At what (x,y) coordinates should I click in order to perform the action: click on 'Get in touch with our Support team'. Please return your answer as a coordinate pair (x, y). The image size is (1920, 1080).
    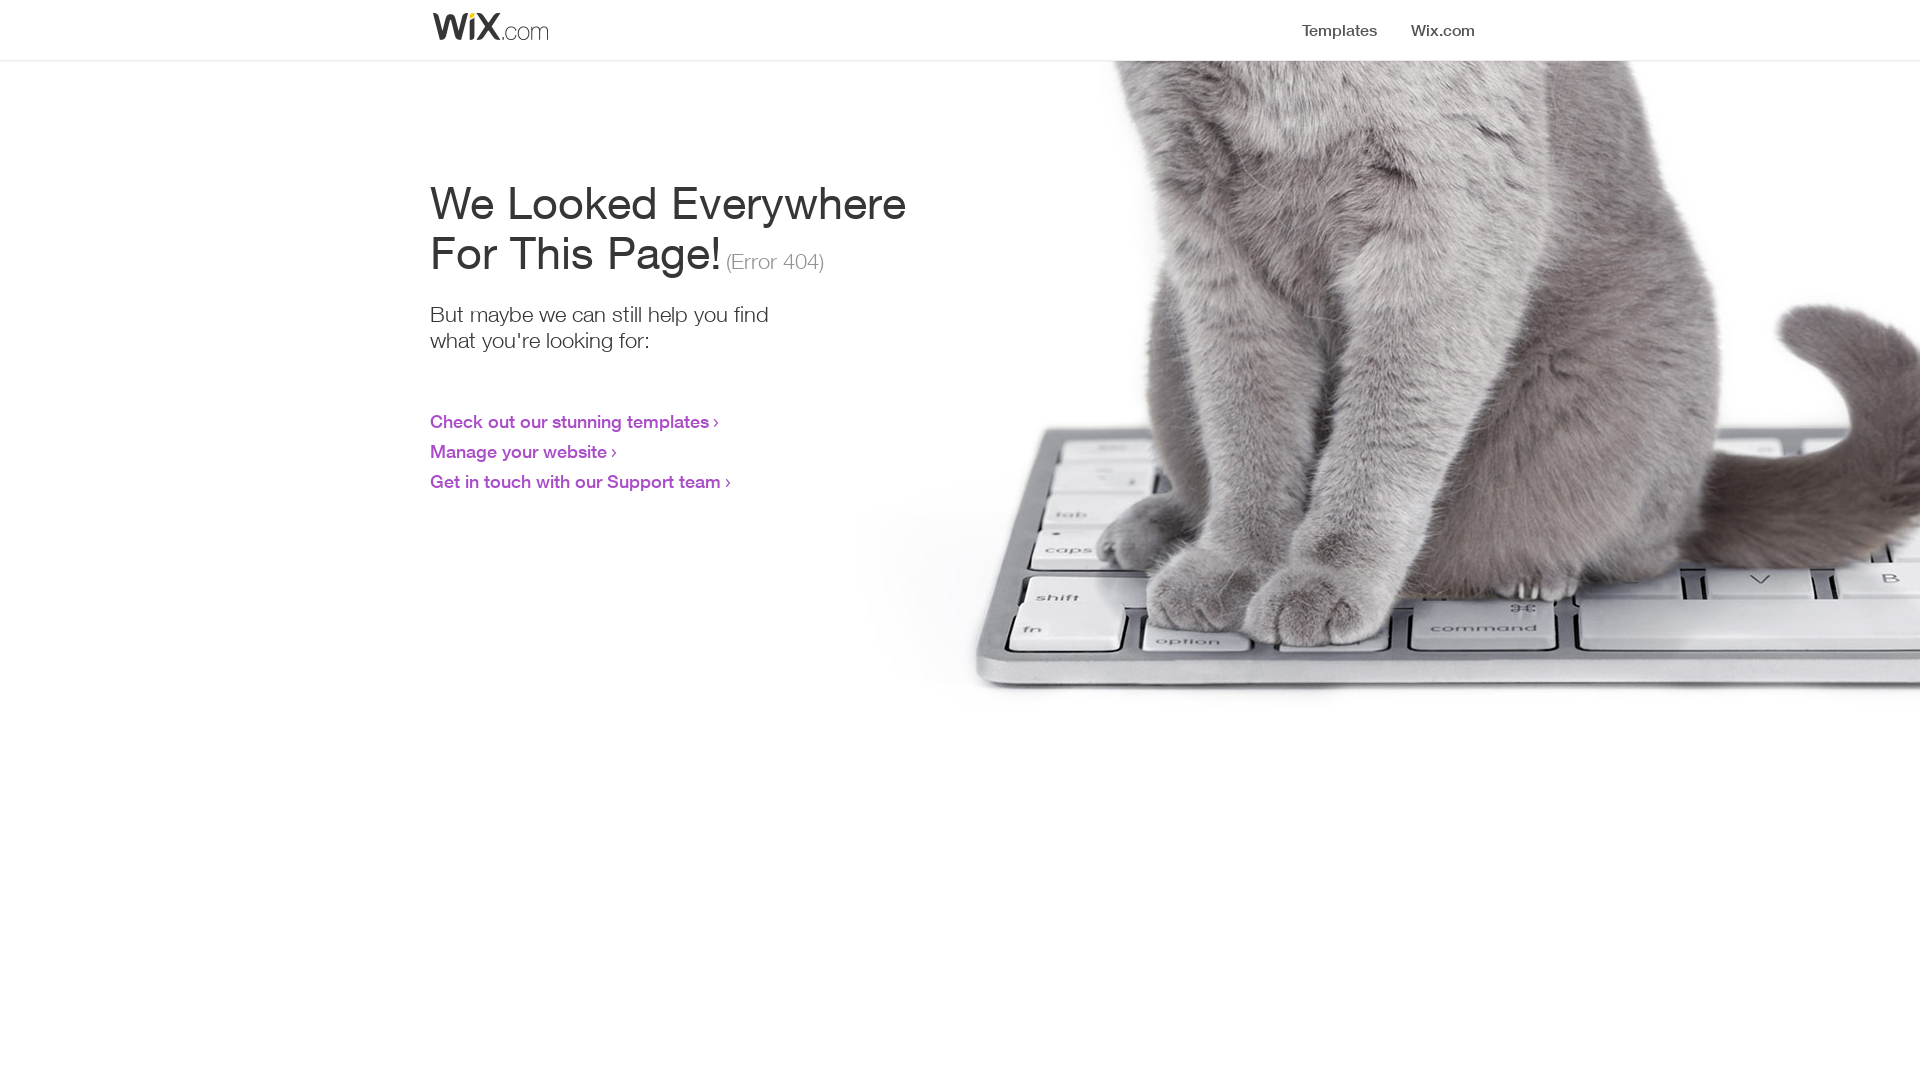
    Looking at the image, I should click on (574, 481).